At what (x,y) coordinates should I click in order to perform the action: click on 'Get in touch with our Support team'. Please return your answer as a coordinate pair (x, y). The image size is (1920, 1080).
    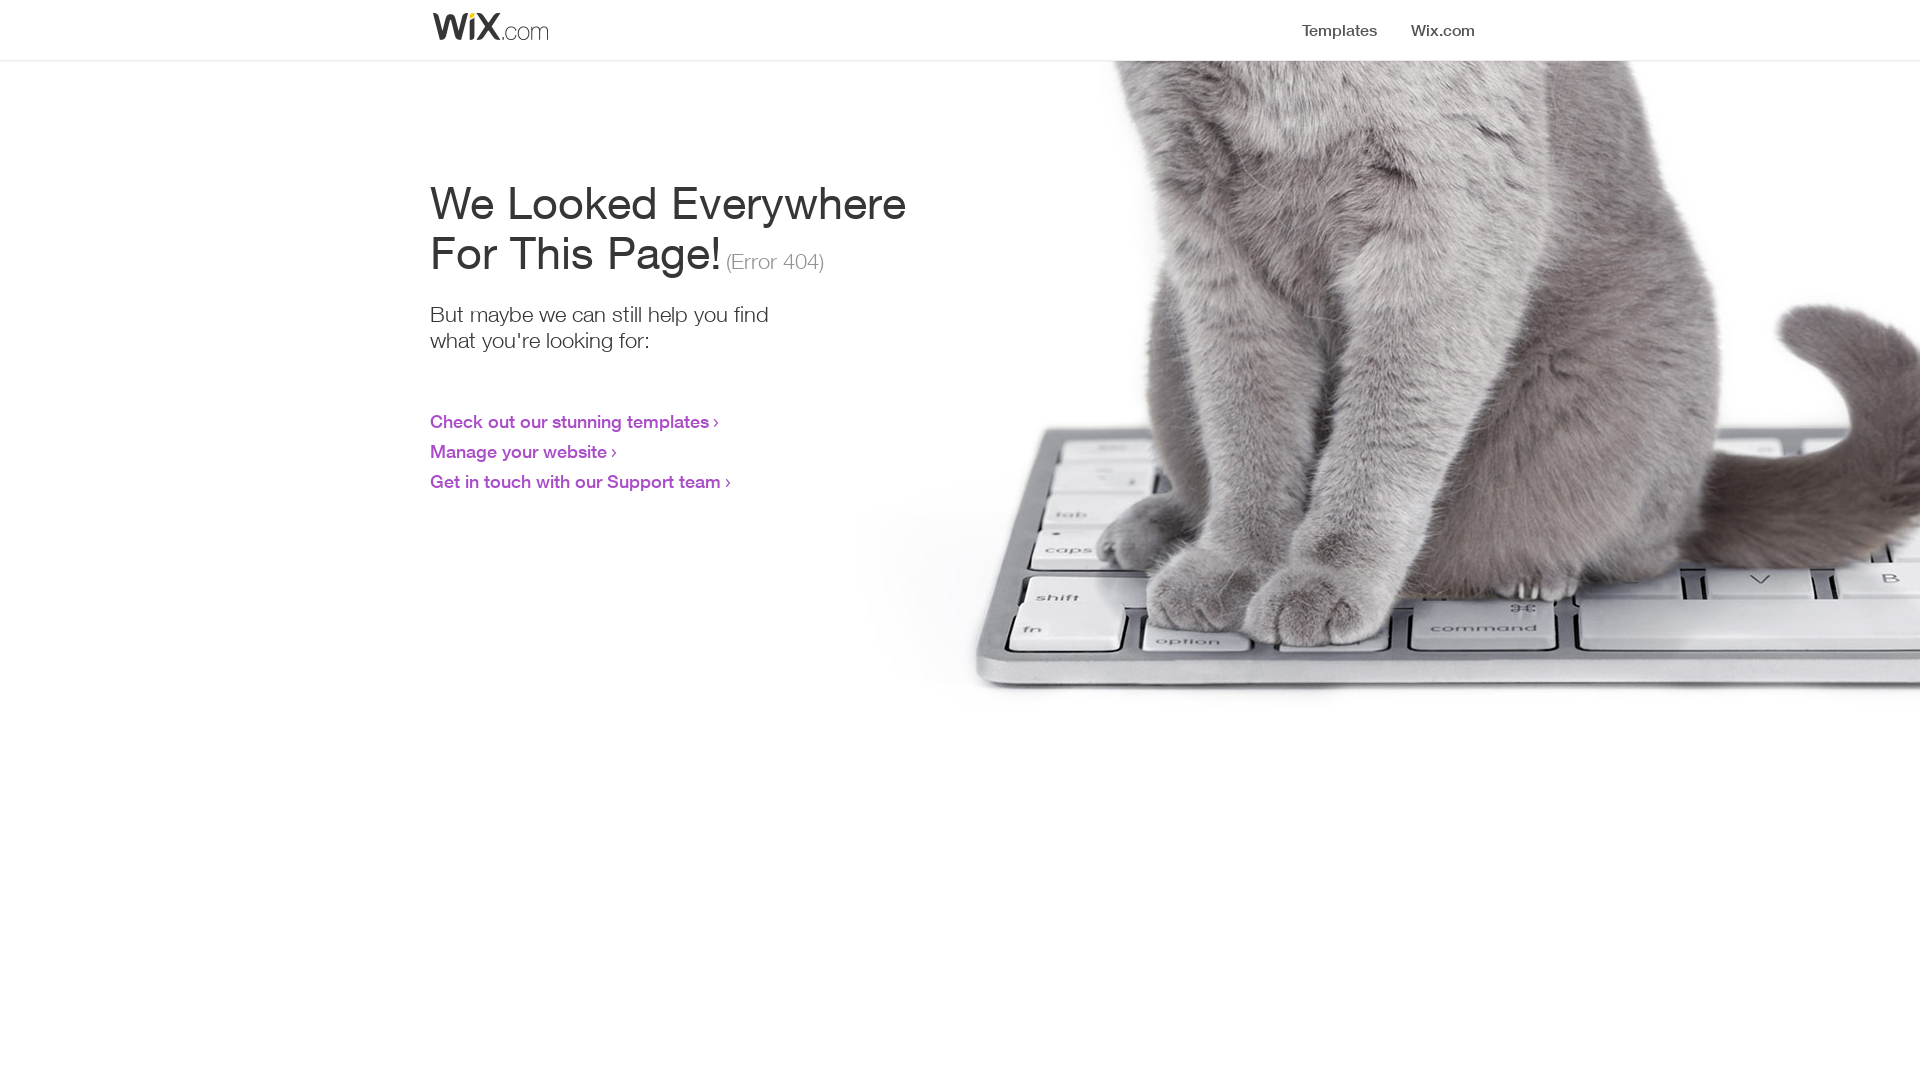
    Looking at the image, I should click on (574, 481).